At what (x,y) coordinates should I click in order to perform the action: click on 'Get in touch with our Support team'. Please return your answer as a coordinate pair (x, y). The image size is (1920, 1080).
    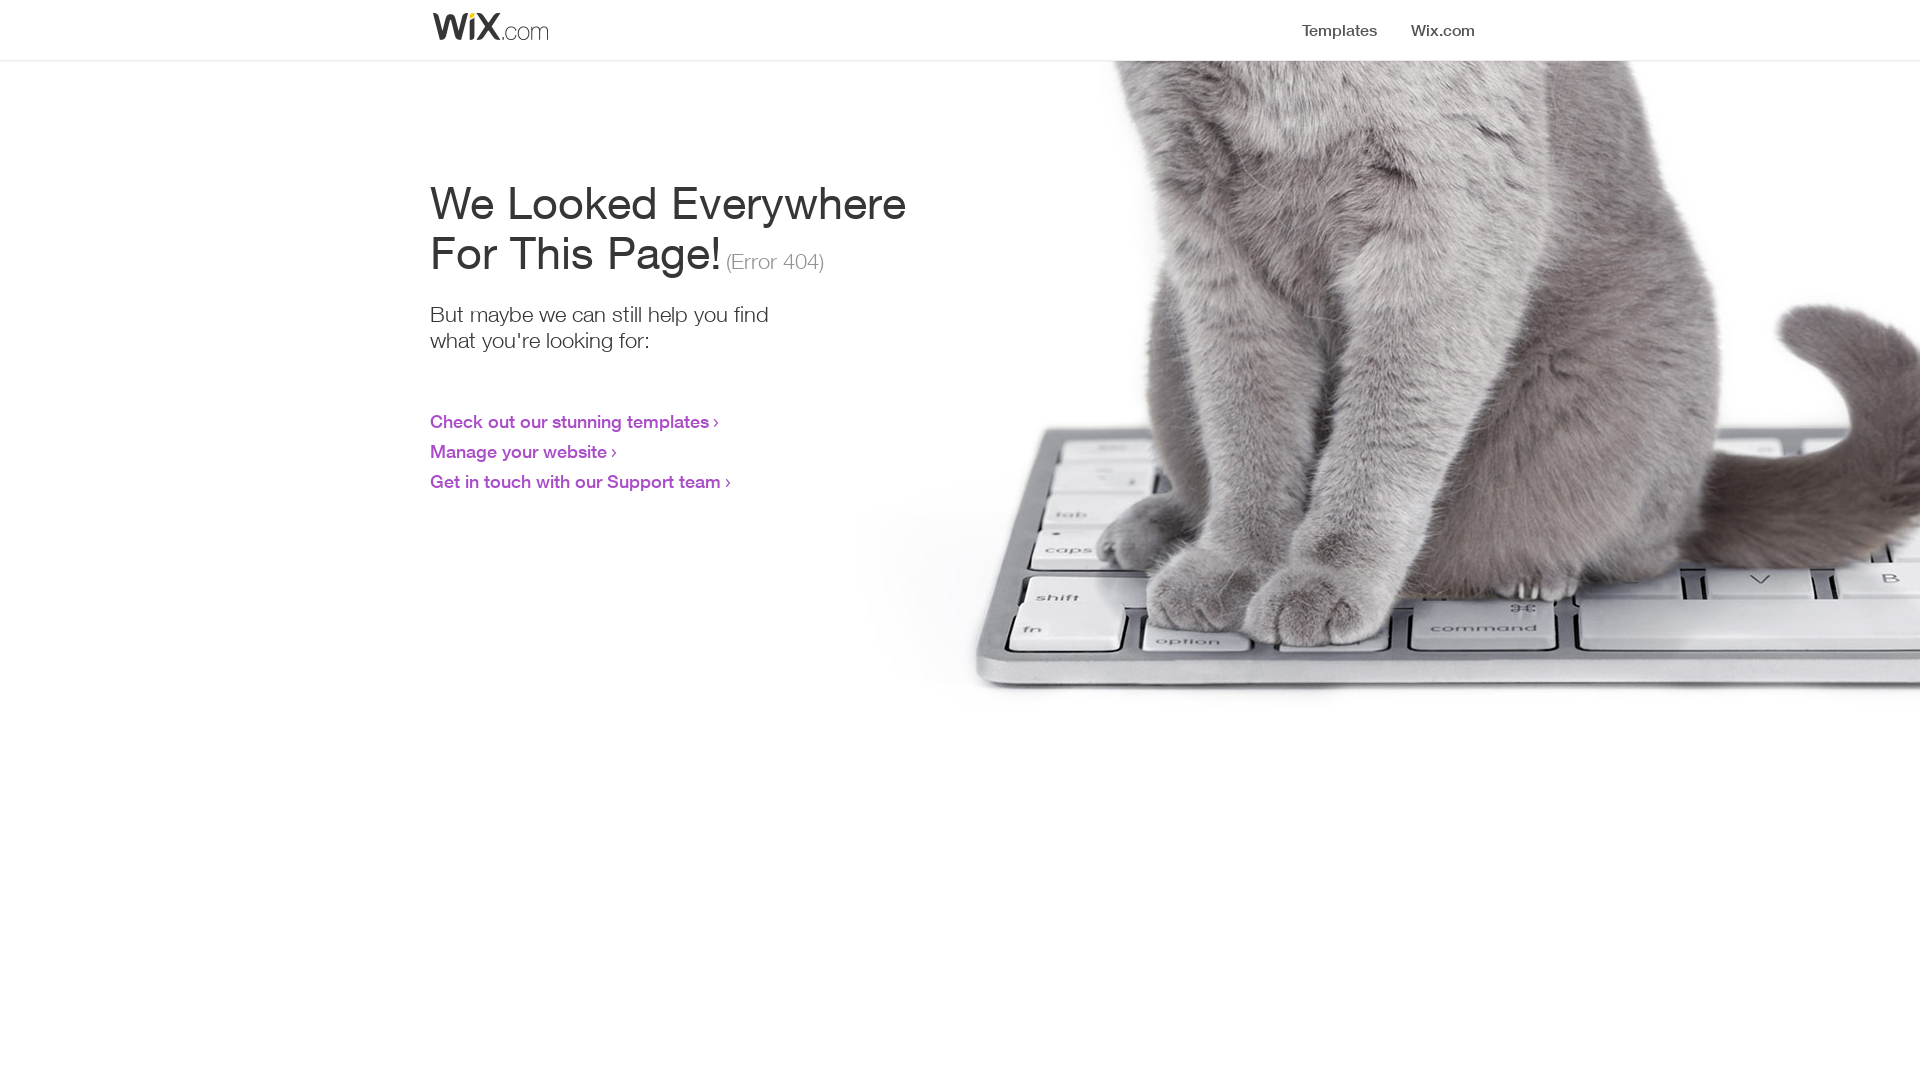
    Looking at the image, I should click on (574, 481).